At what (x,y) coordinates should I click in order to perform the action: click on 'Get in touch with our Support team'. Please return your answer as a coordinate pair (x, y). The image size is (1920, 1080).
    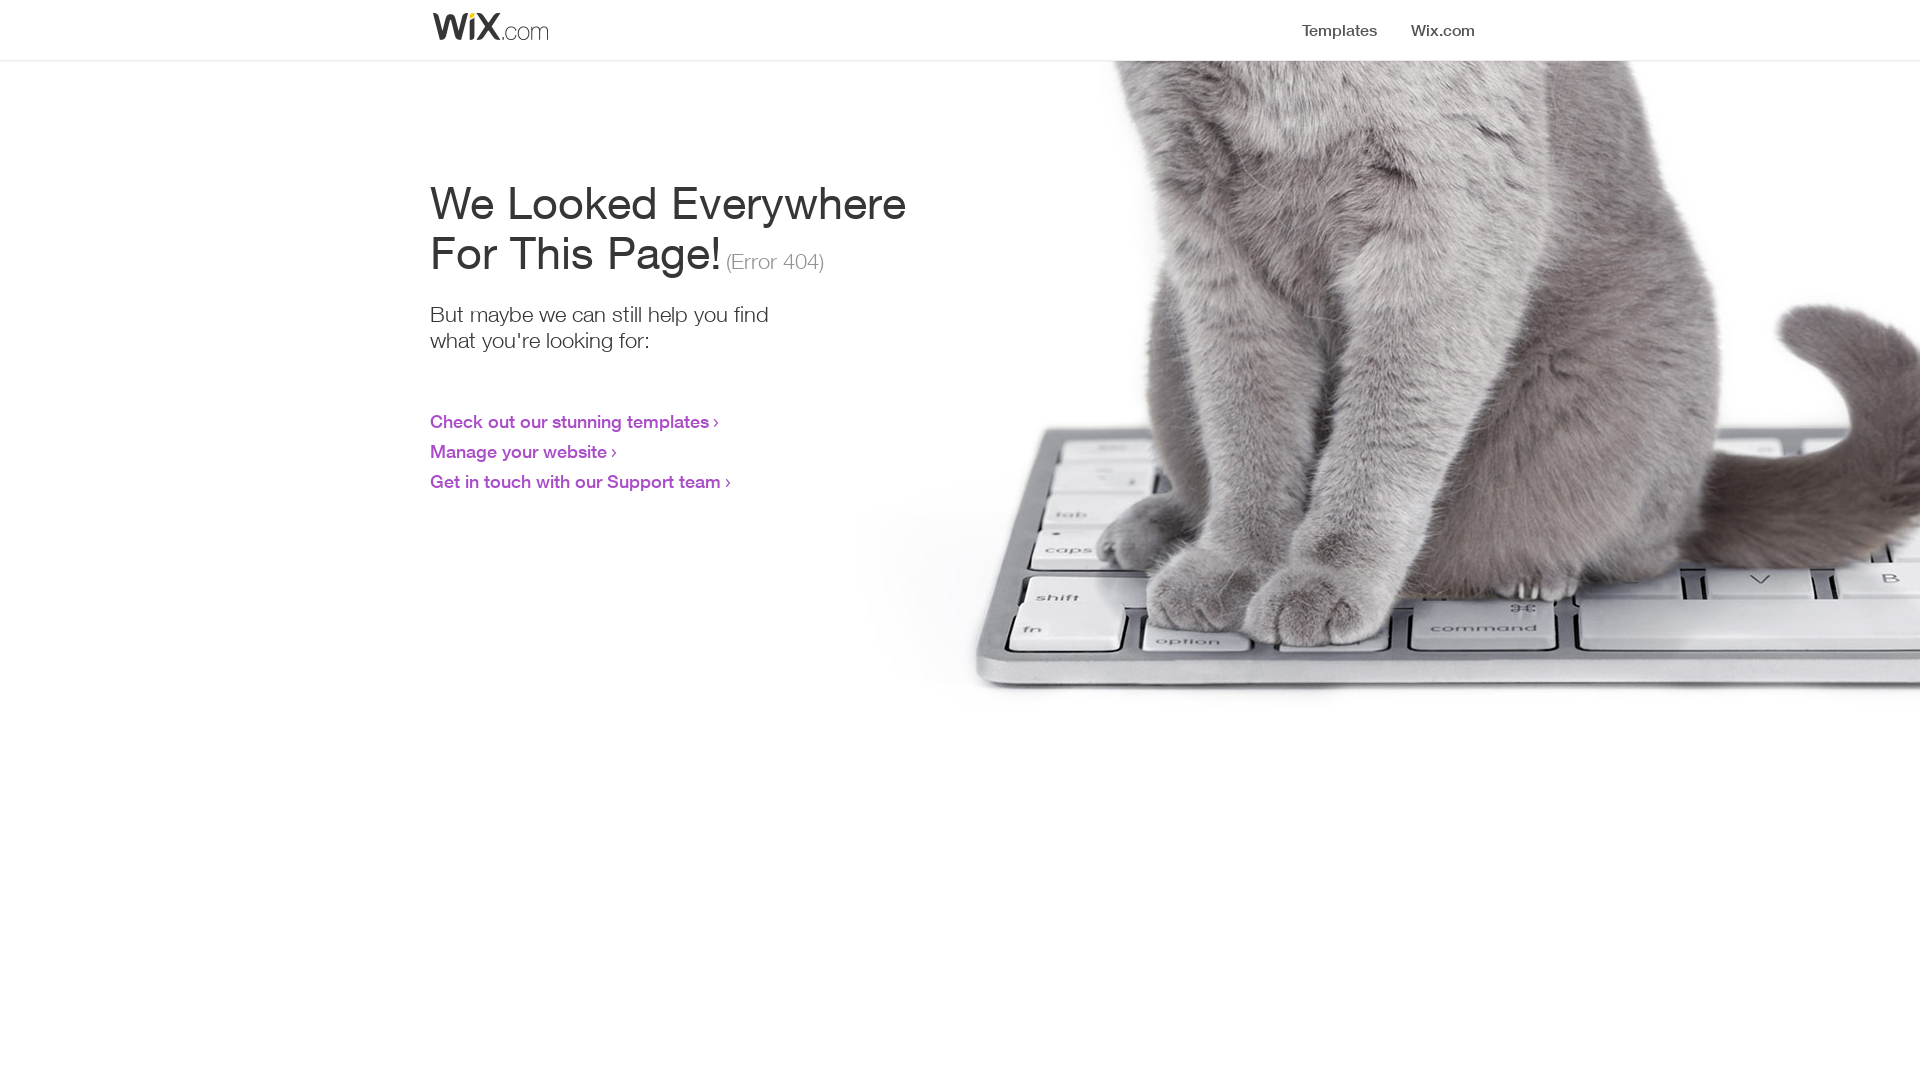
    Looking at the image, I should click on (574, 481).